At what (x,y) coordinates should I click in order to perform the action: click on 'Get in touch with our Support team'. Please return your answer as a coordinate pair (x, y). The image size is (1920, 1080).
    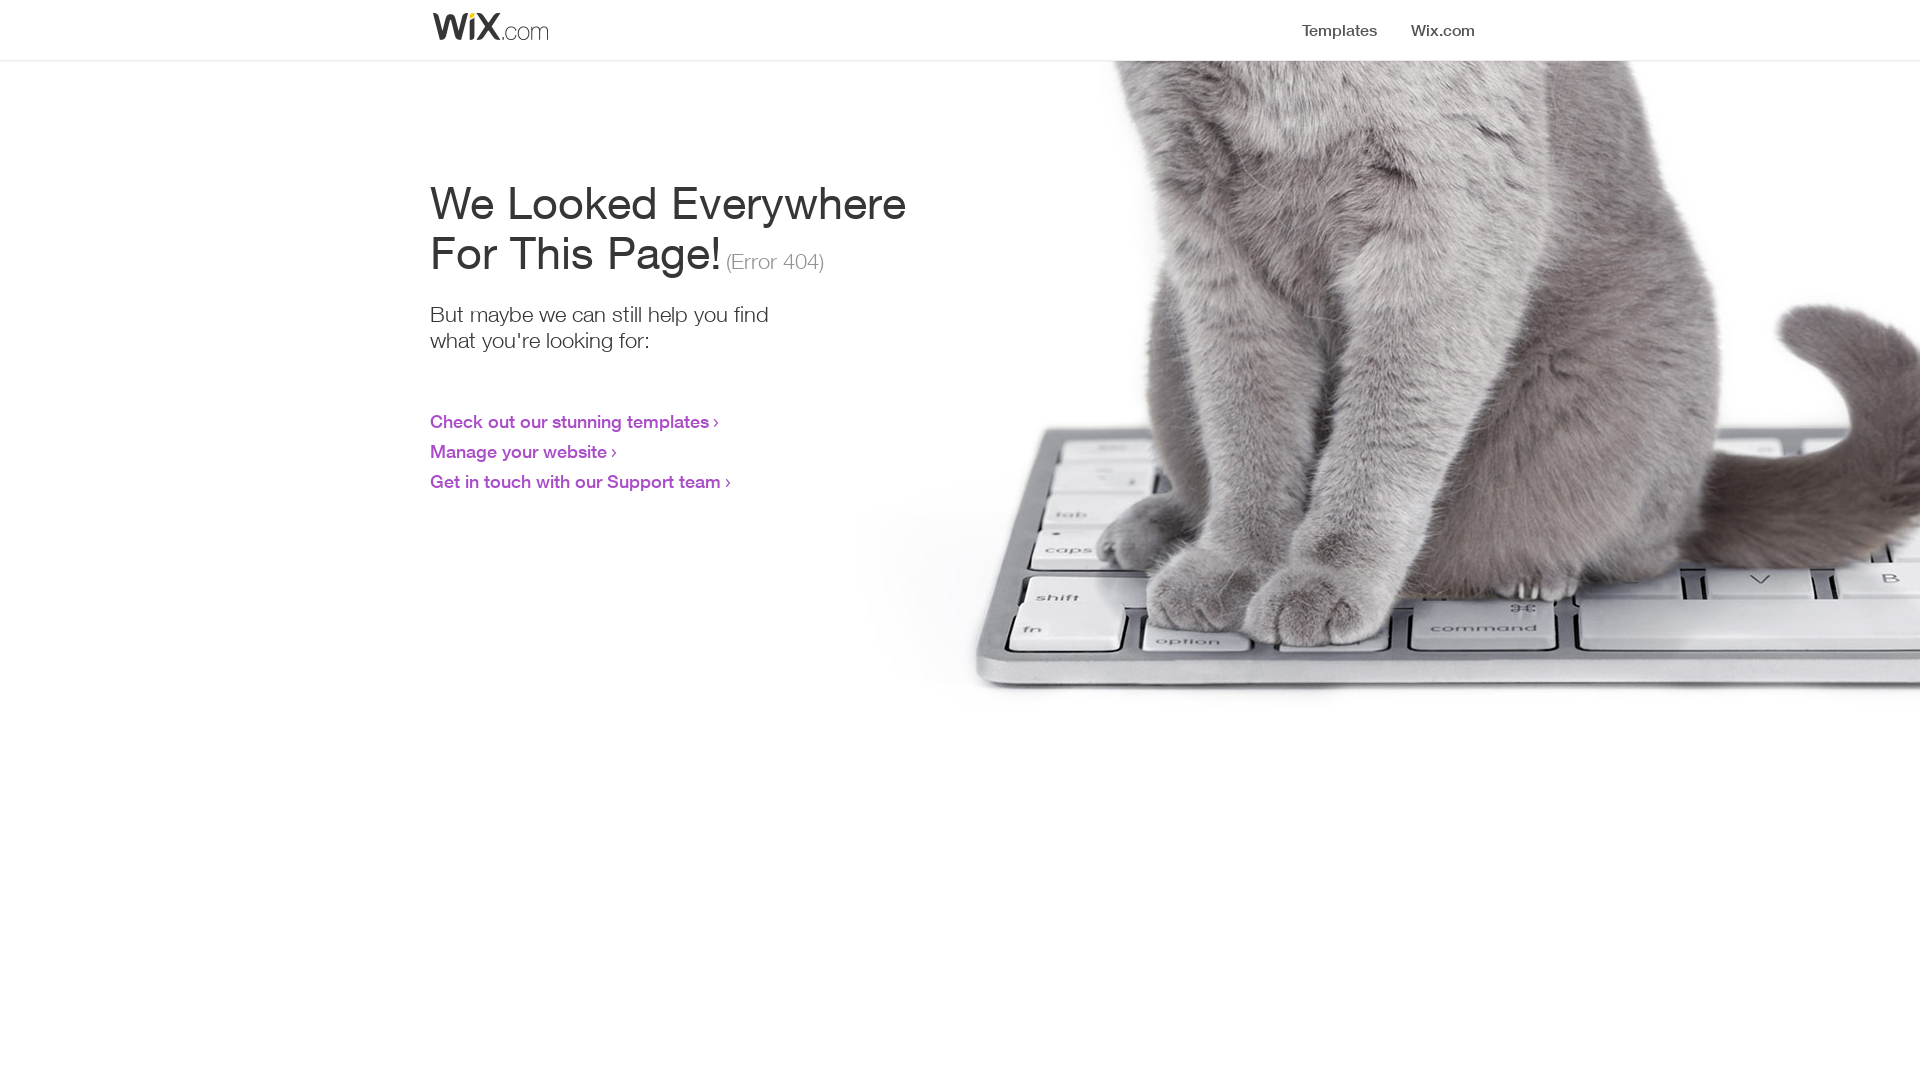
    Looking at the image, I should click on (574, 481).